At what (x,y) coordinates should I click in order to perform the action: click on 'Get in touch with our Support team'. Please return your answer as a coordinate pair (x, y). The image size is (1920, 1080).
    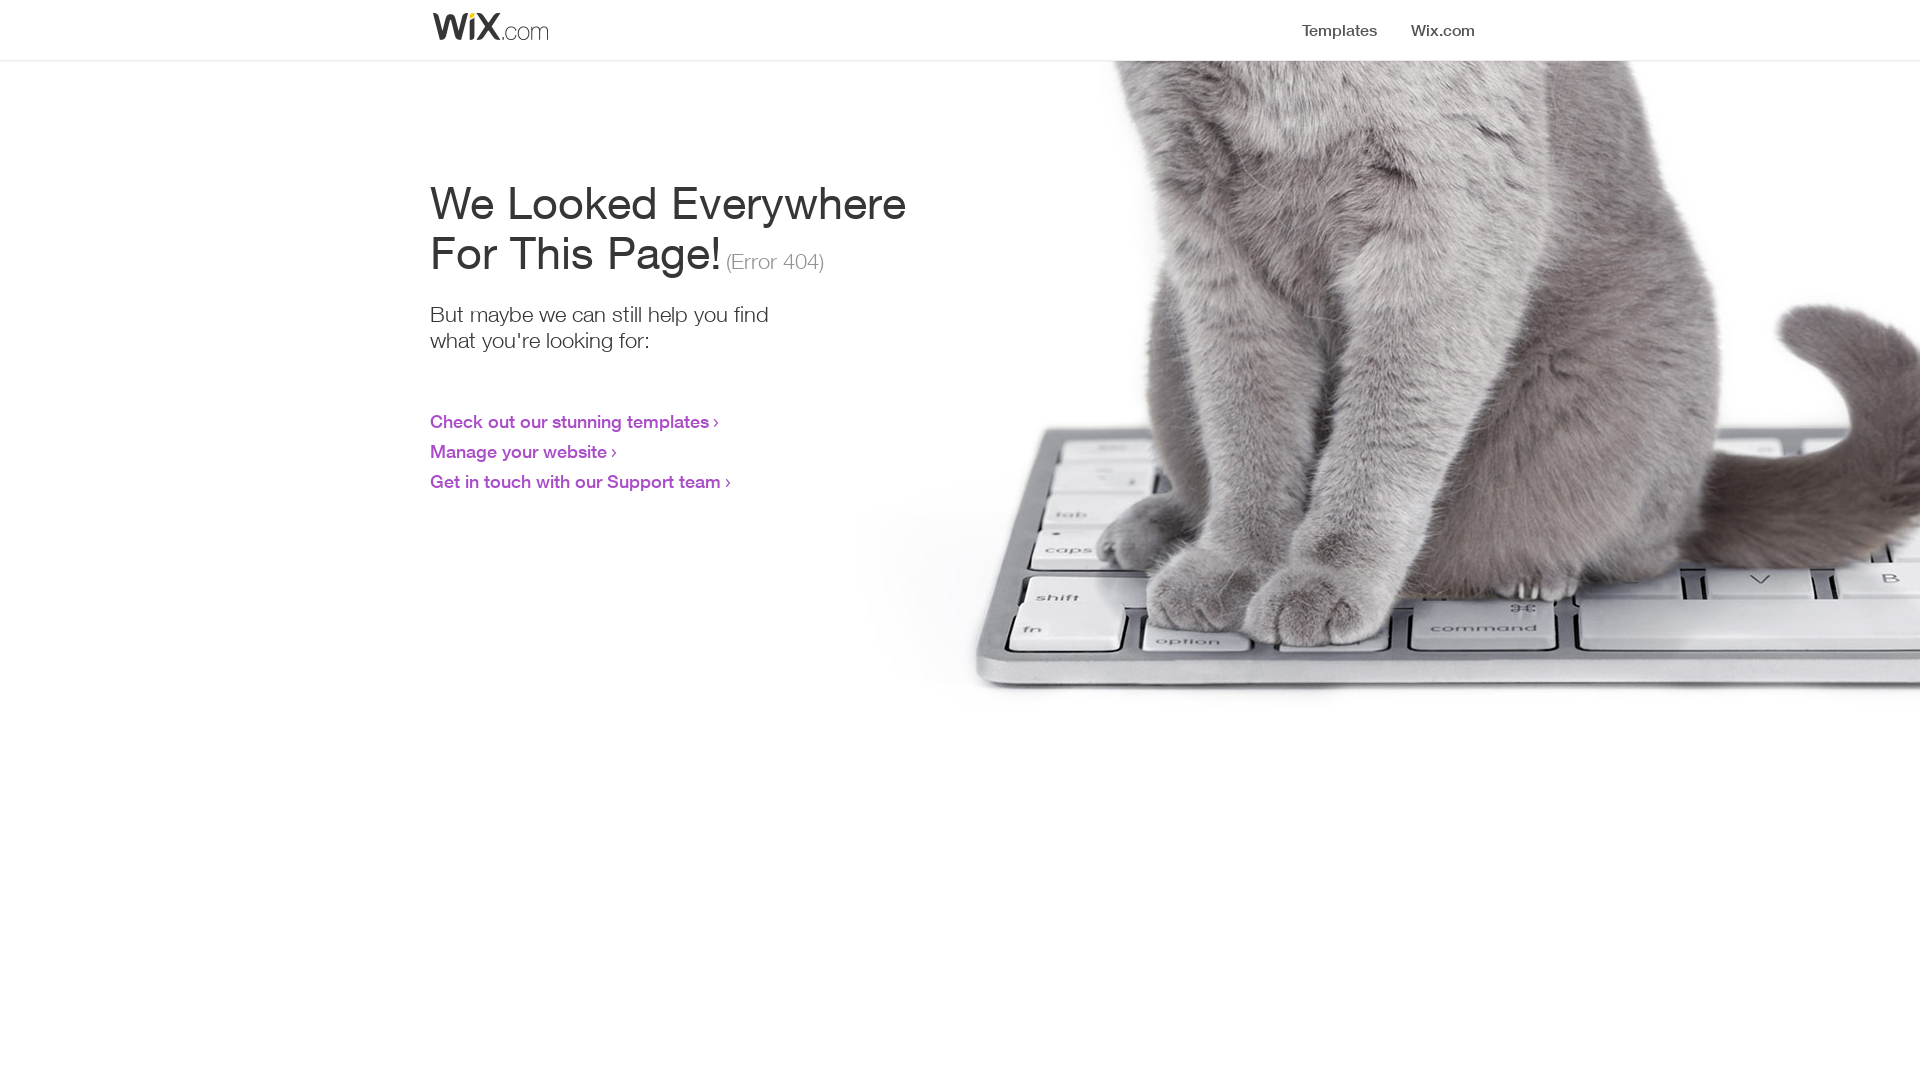
    Looking at the image, I should click on (574, 481).